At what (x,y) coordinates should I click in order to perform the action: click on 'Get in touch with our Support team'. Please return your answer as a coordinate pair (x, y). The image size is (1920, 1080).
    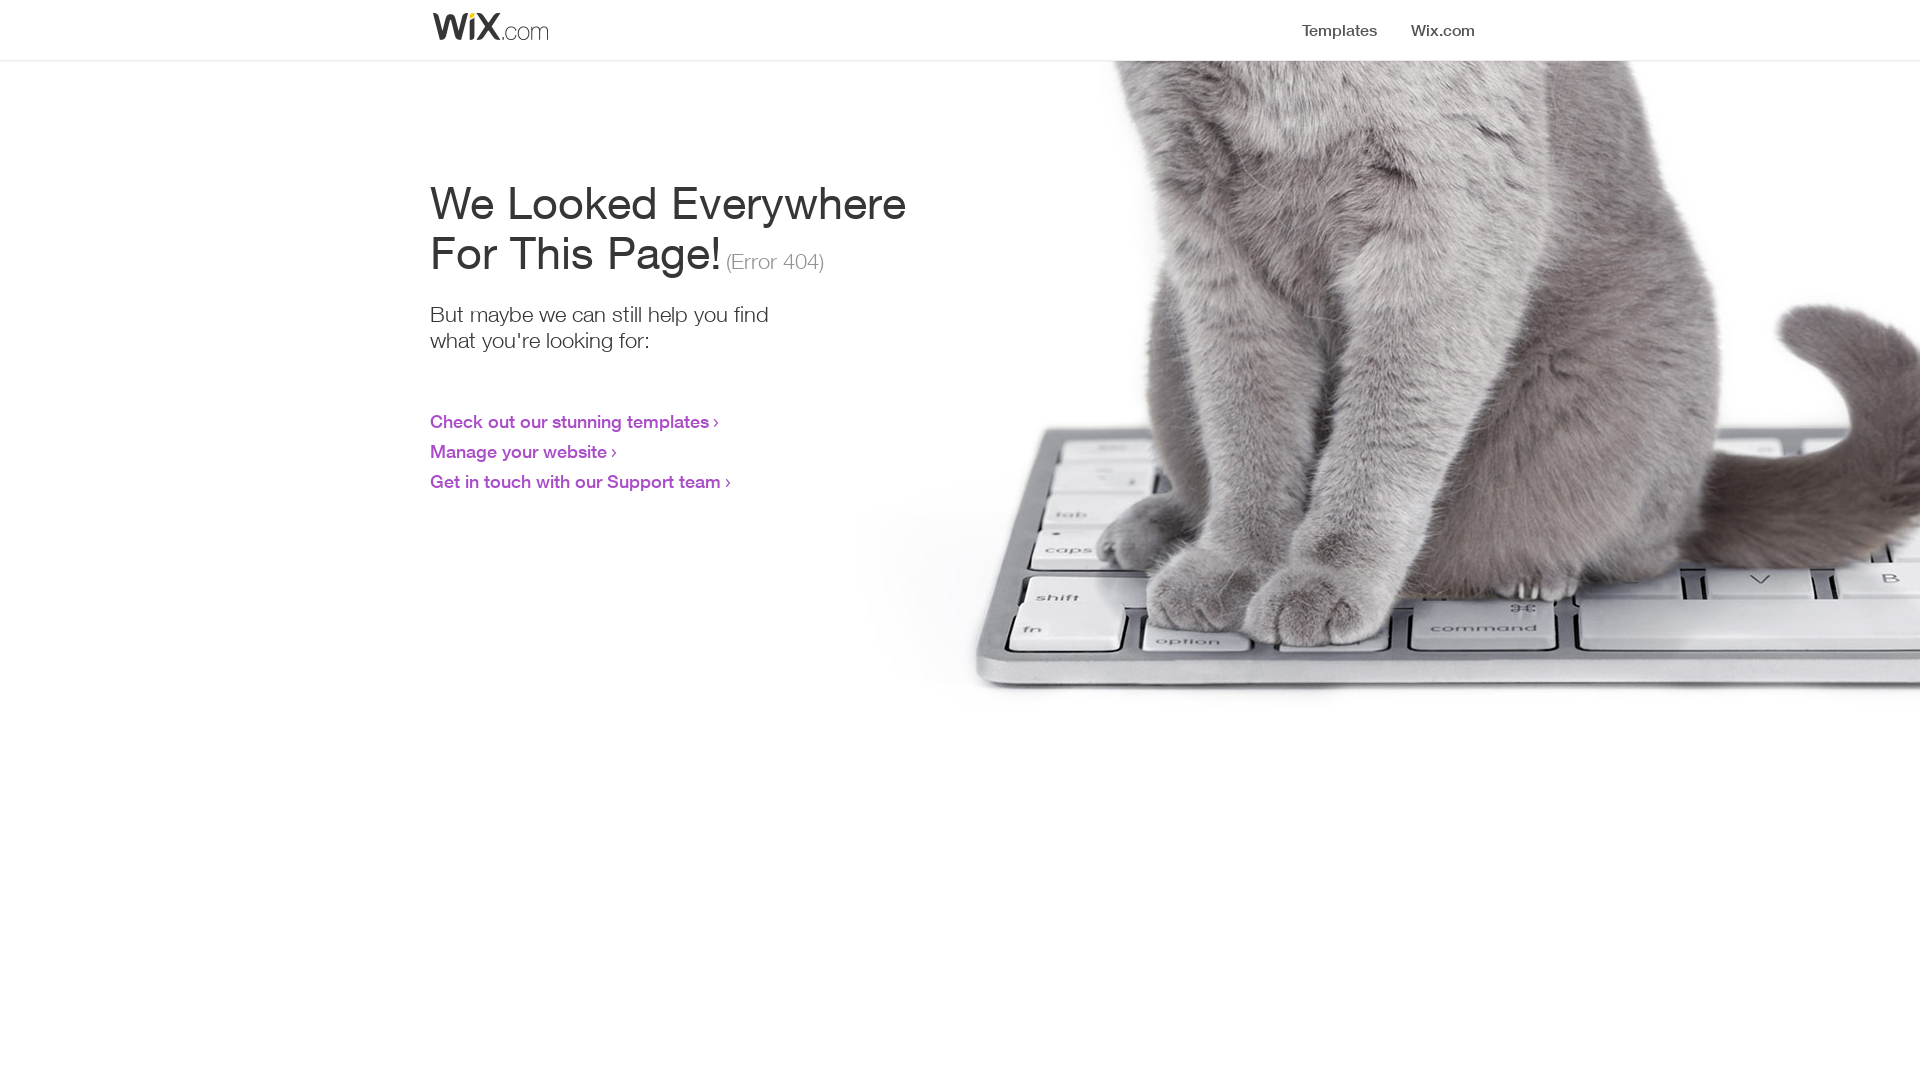
    Looking at the image, I should click on (574, 481).